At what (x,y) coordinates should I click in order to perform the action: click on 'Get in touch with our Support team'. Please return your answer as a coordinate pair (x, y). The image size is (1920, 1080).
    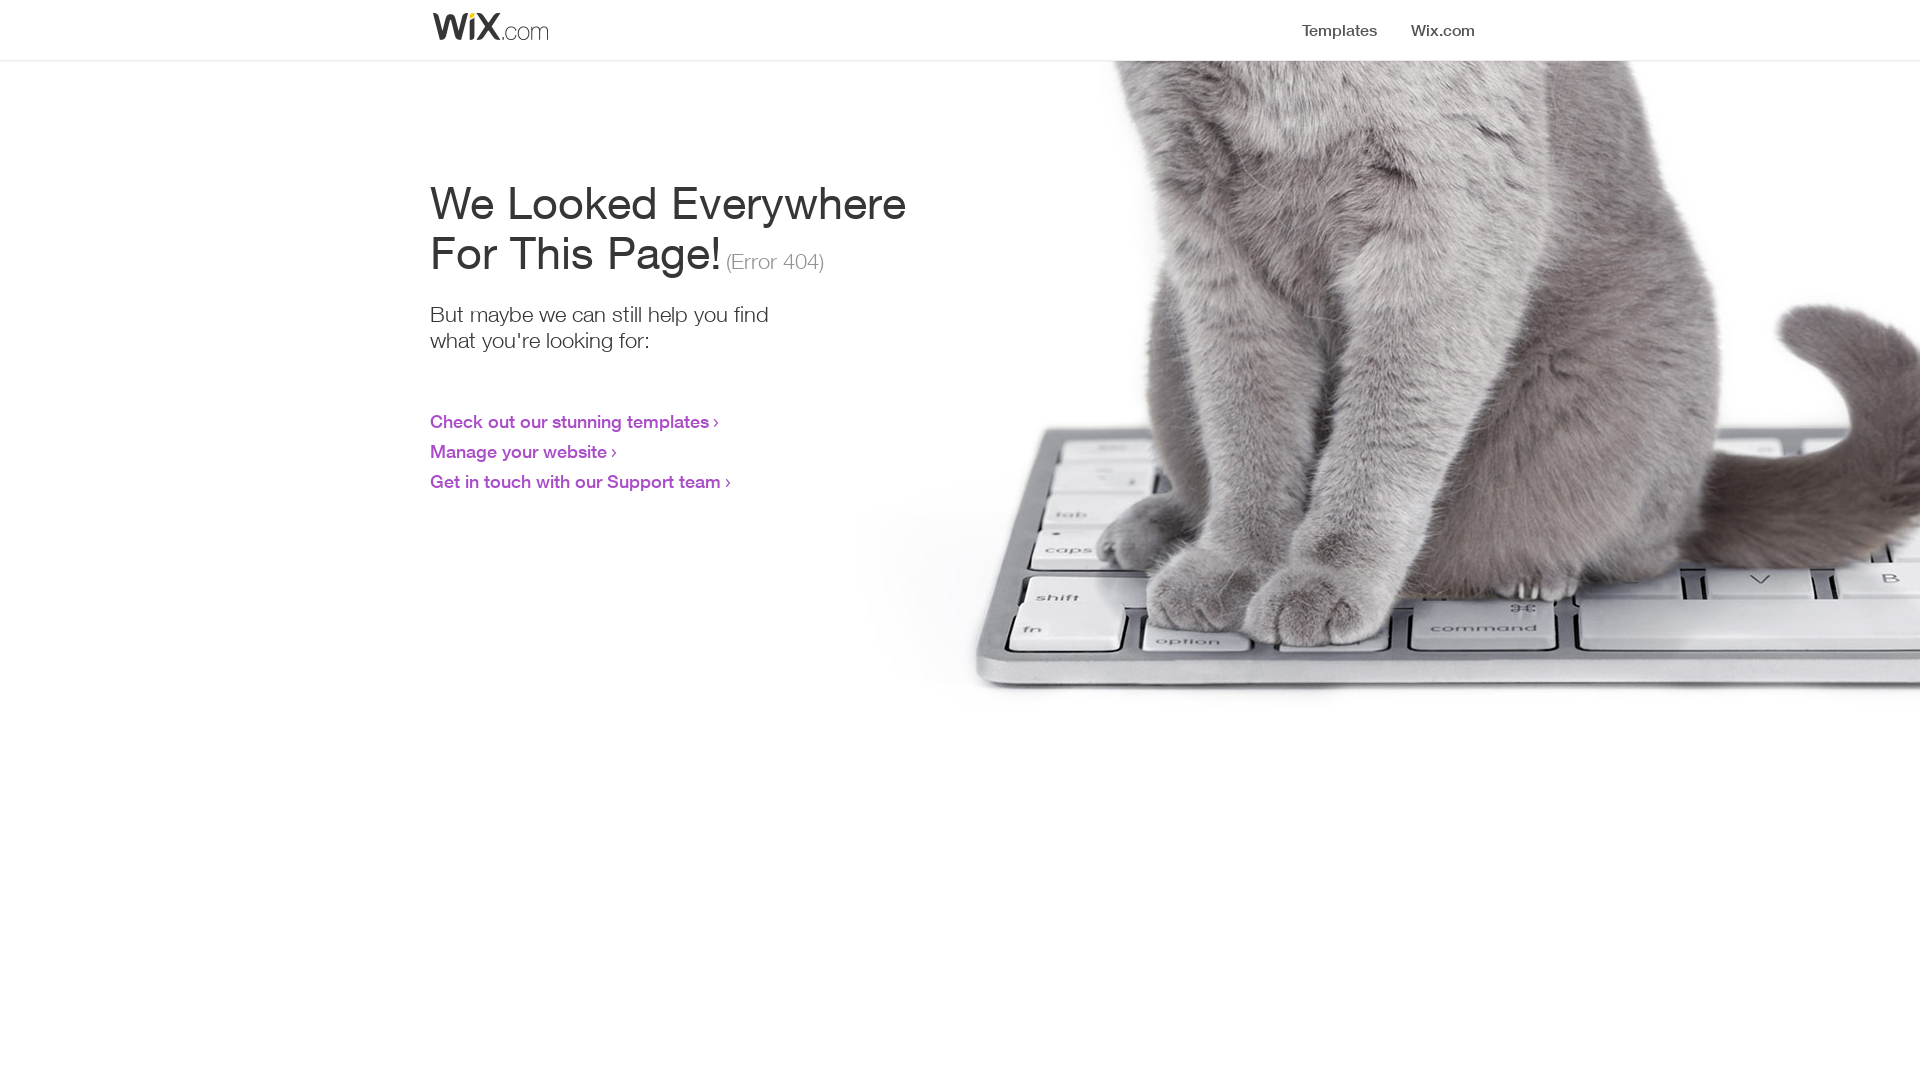
    Looking at the image, I should click on (574, 481).